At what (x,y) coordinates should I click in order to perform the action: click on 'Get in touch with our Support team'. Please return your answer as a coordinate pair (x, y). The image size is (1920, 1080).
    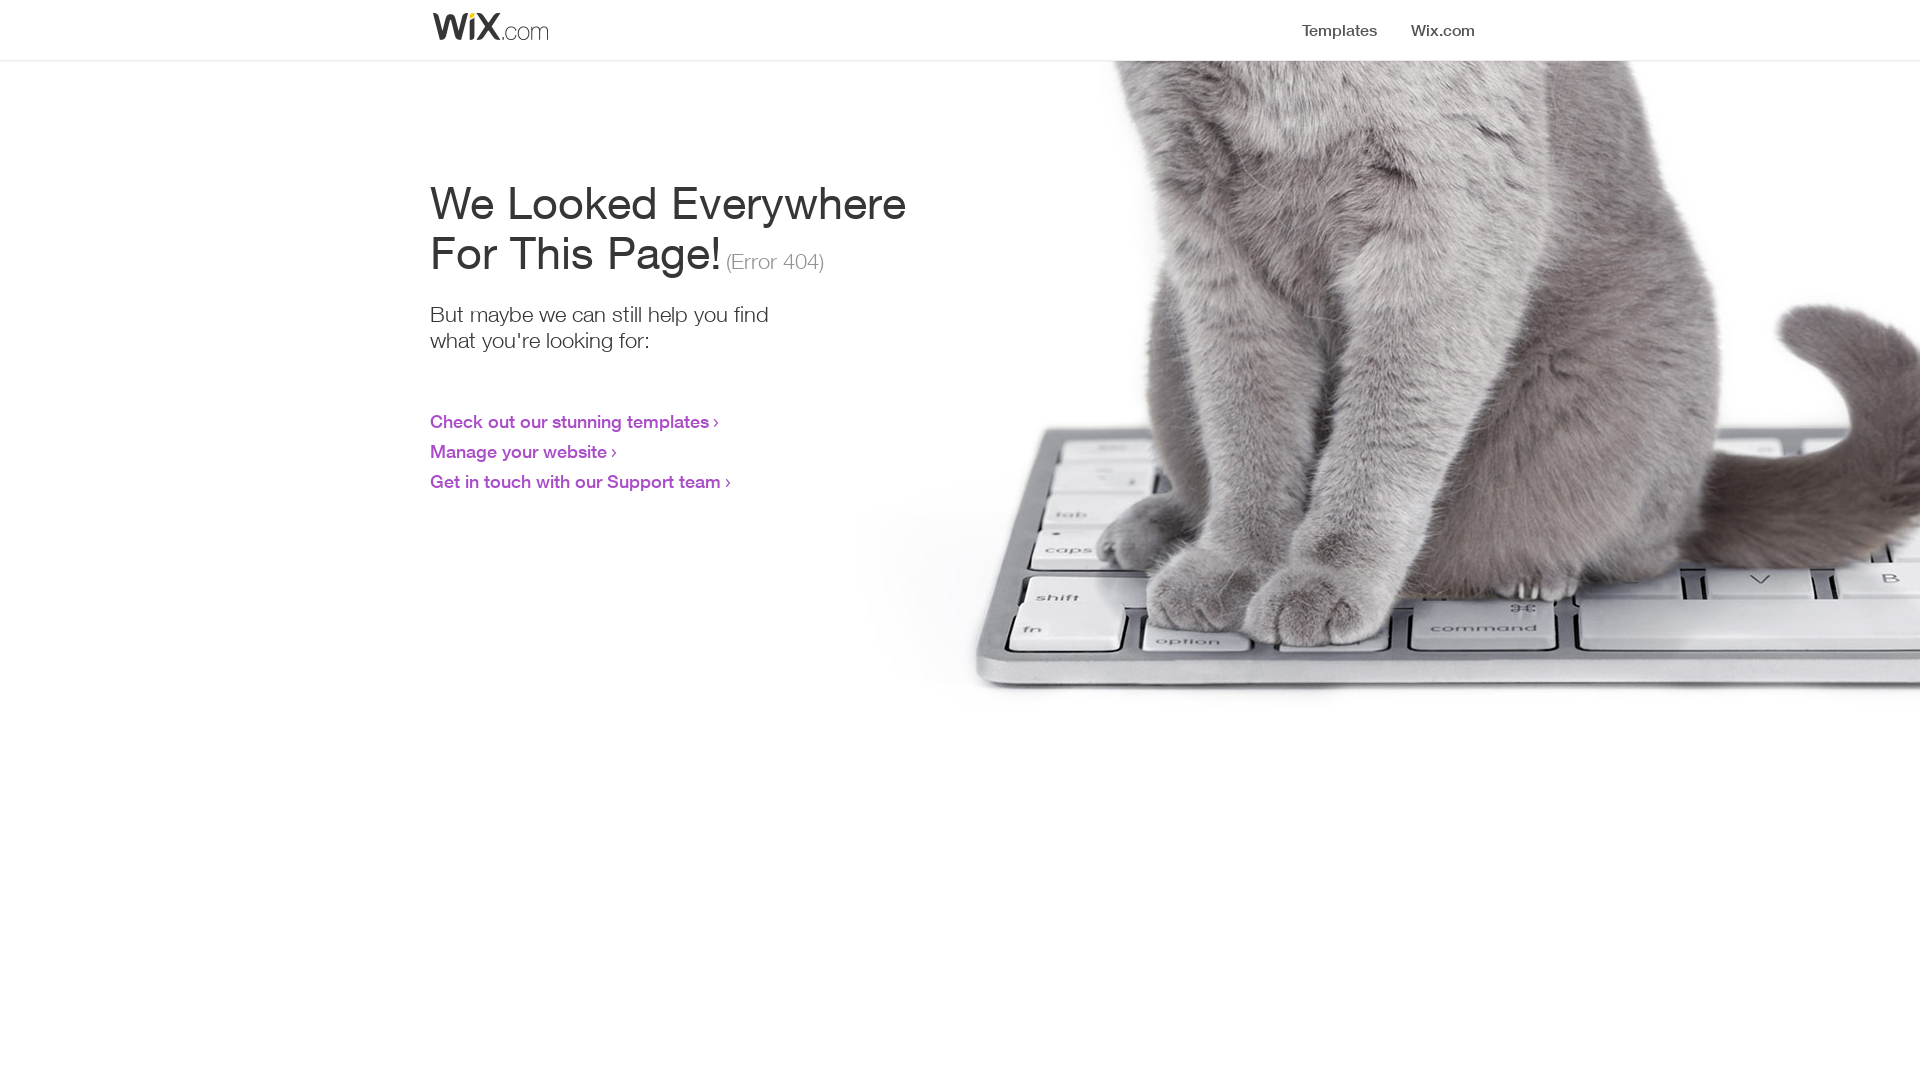
    Looking at the image, I should click on (574, 481).